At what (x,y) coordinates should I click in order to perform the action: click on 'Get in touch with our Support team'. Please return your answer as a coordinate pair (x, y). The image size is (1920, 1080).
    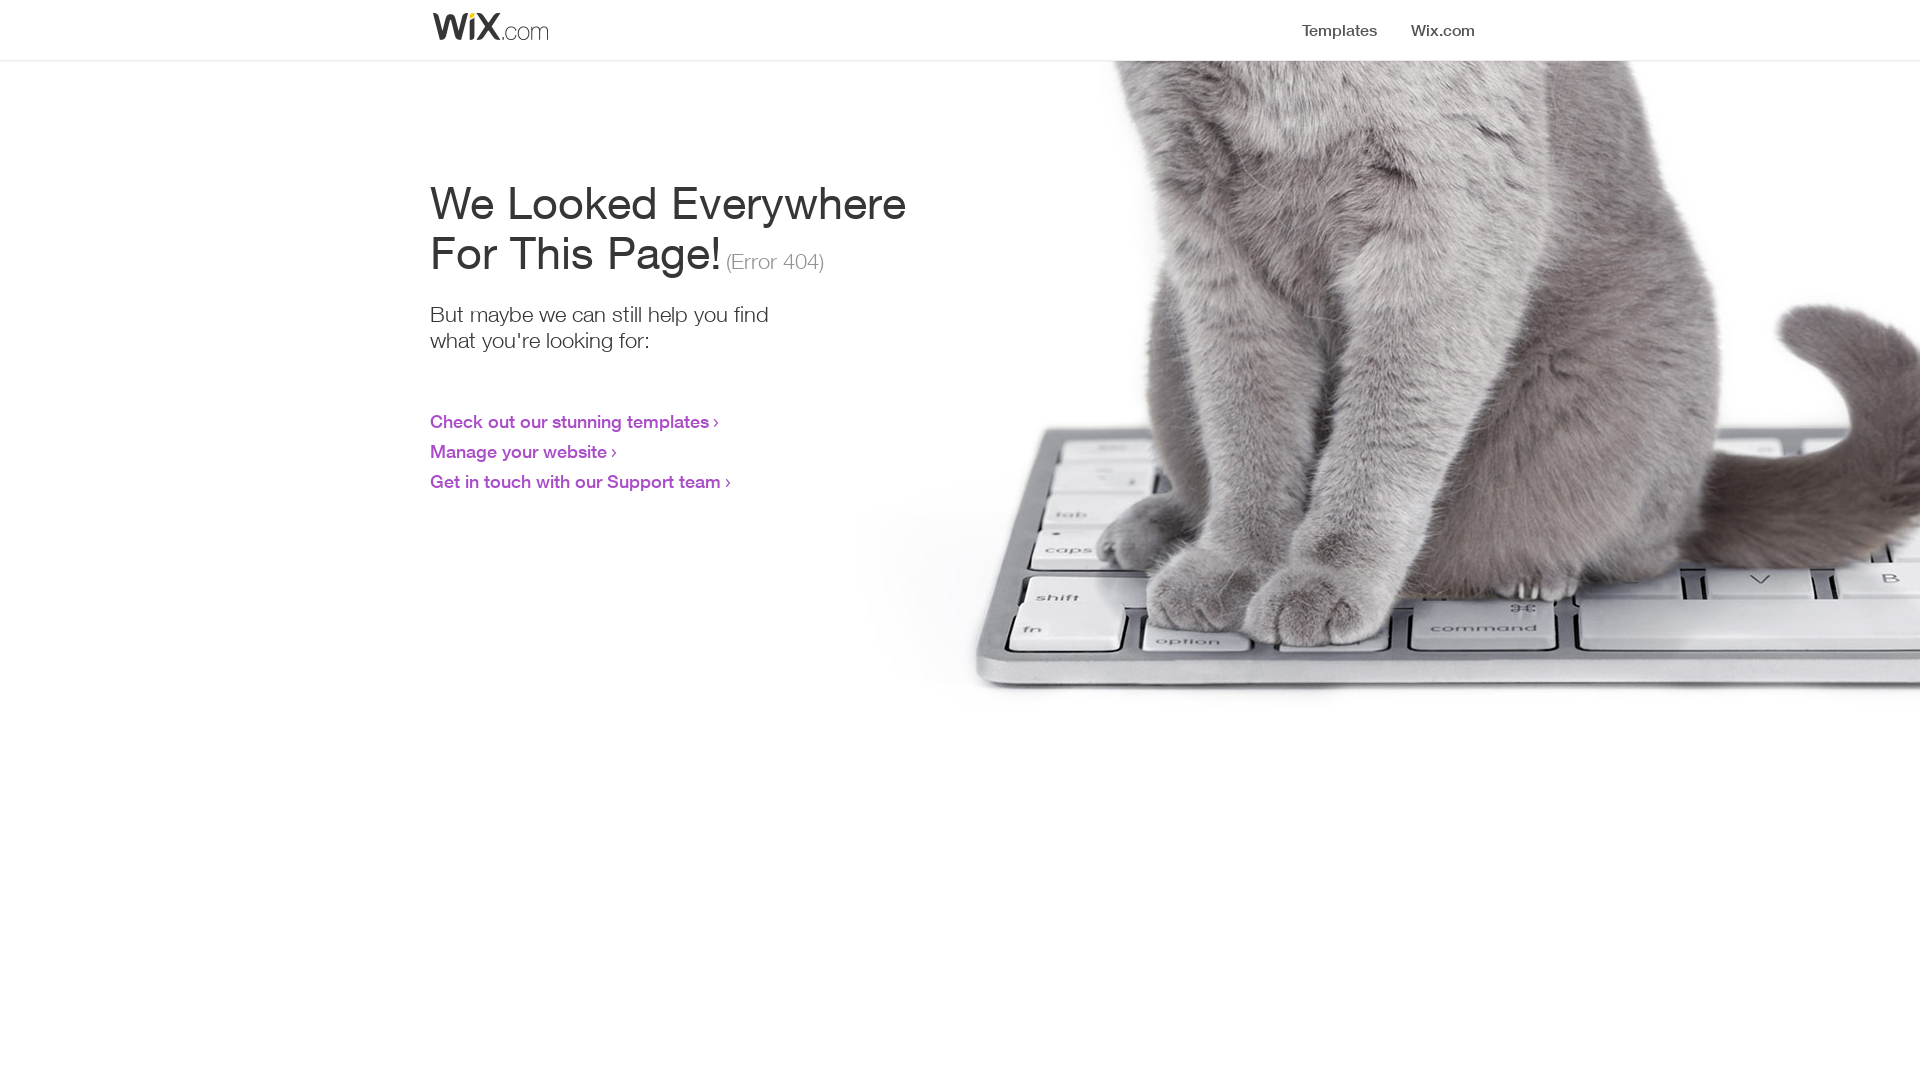
    Looking at the image, I should click on (574, 481).